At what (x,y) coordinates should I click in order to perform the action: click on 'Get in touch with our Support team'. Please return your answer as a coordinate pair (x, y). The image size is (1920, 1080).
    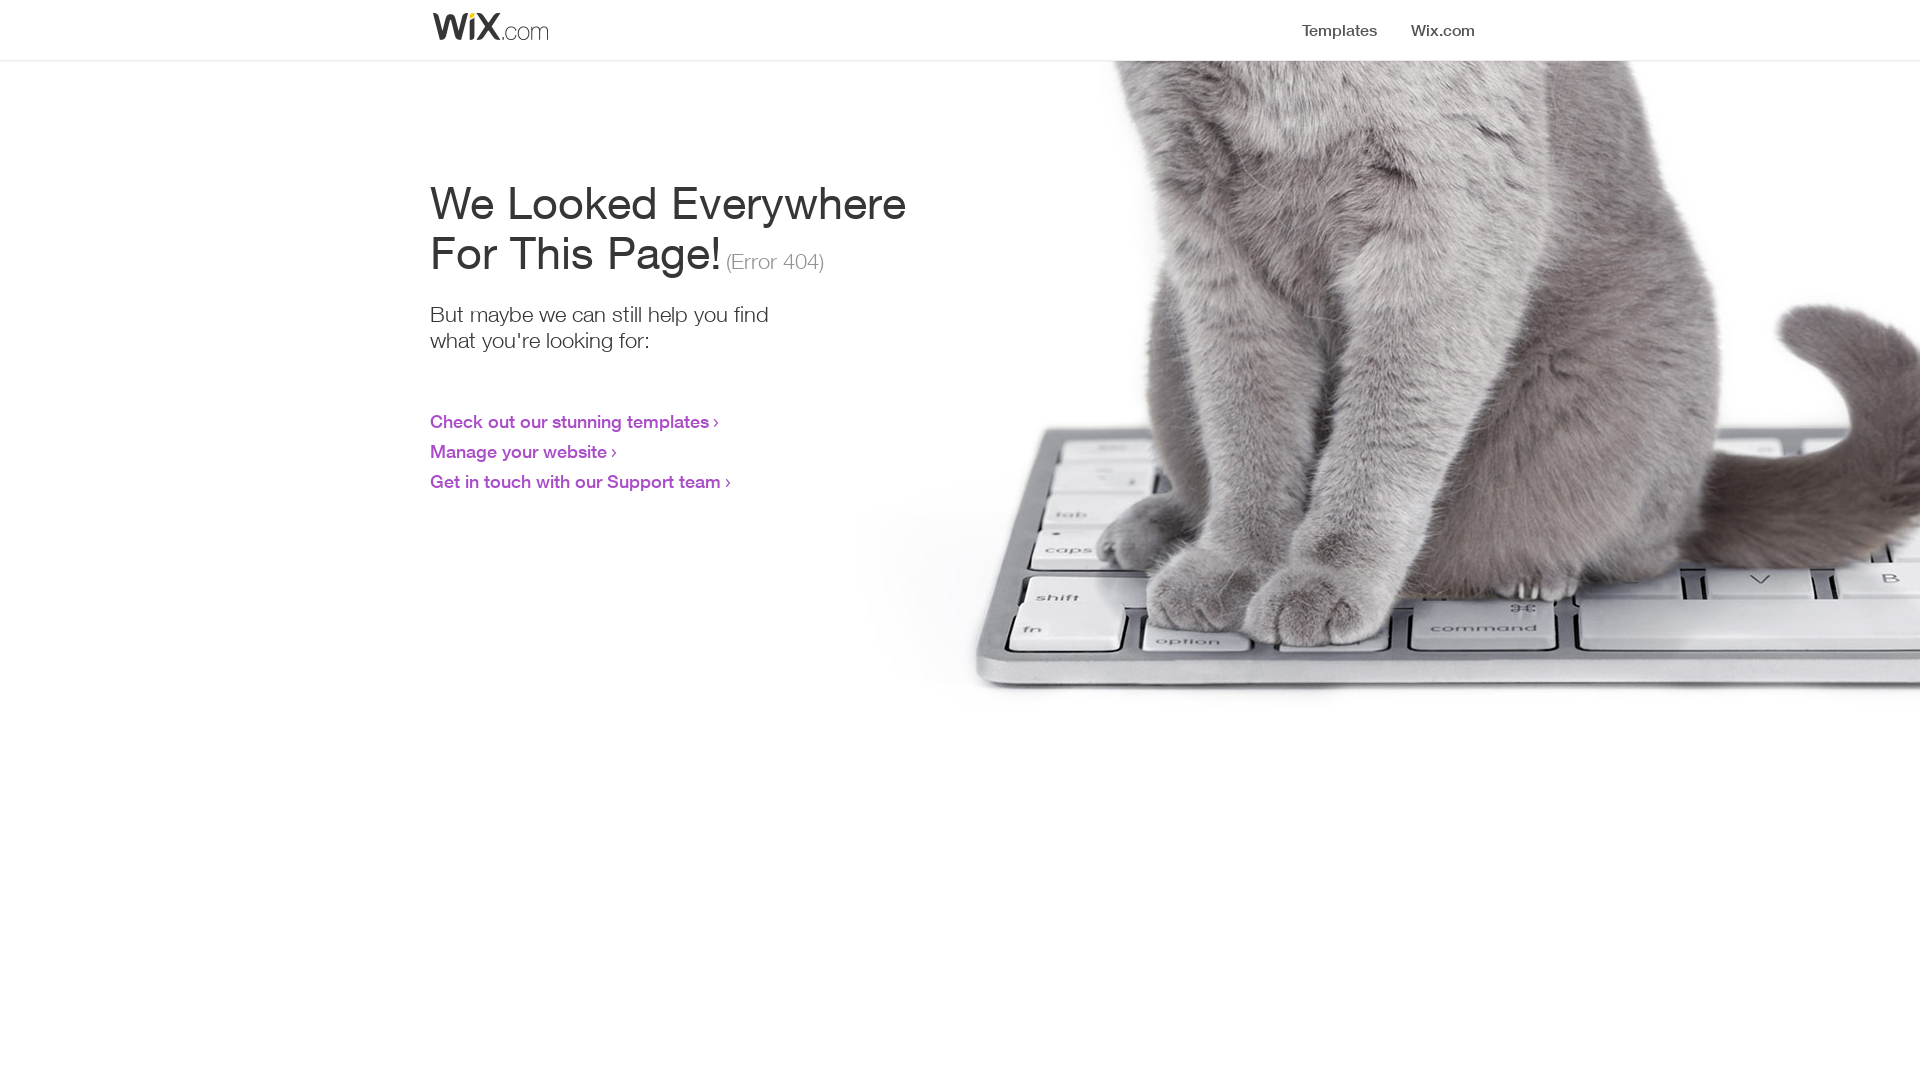
    Looking at the image, I should click on (574, 481).